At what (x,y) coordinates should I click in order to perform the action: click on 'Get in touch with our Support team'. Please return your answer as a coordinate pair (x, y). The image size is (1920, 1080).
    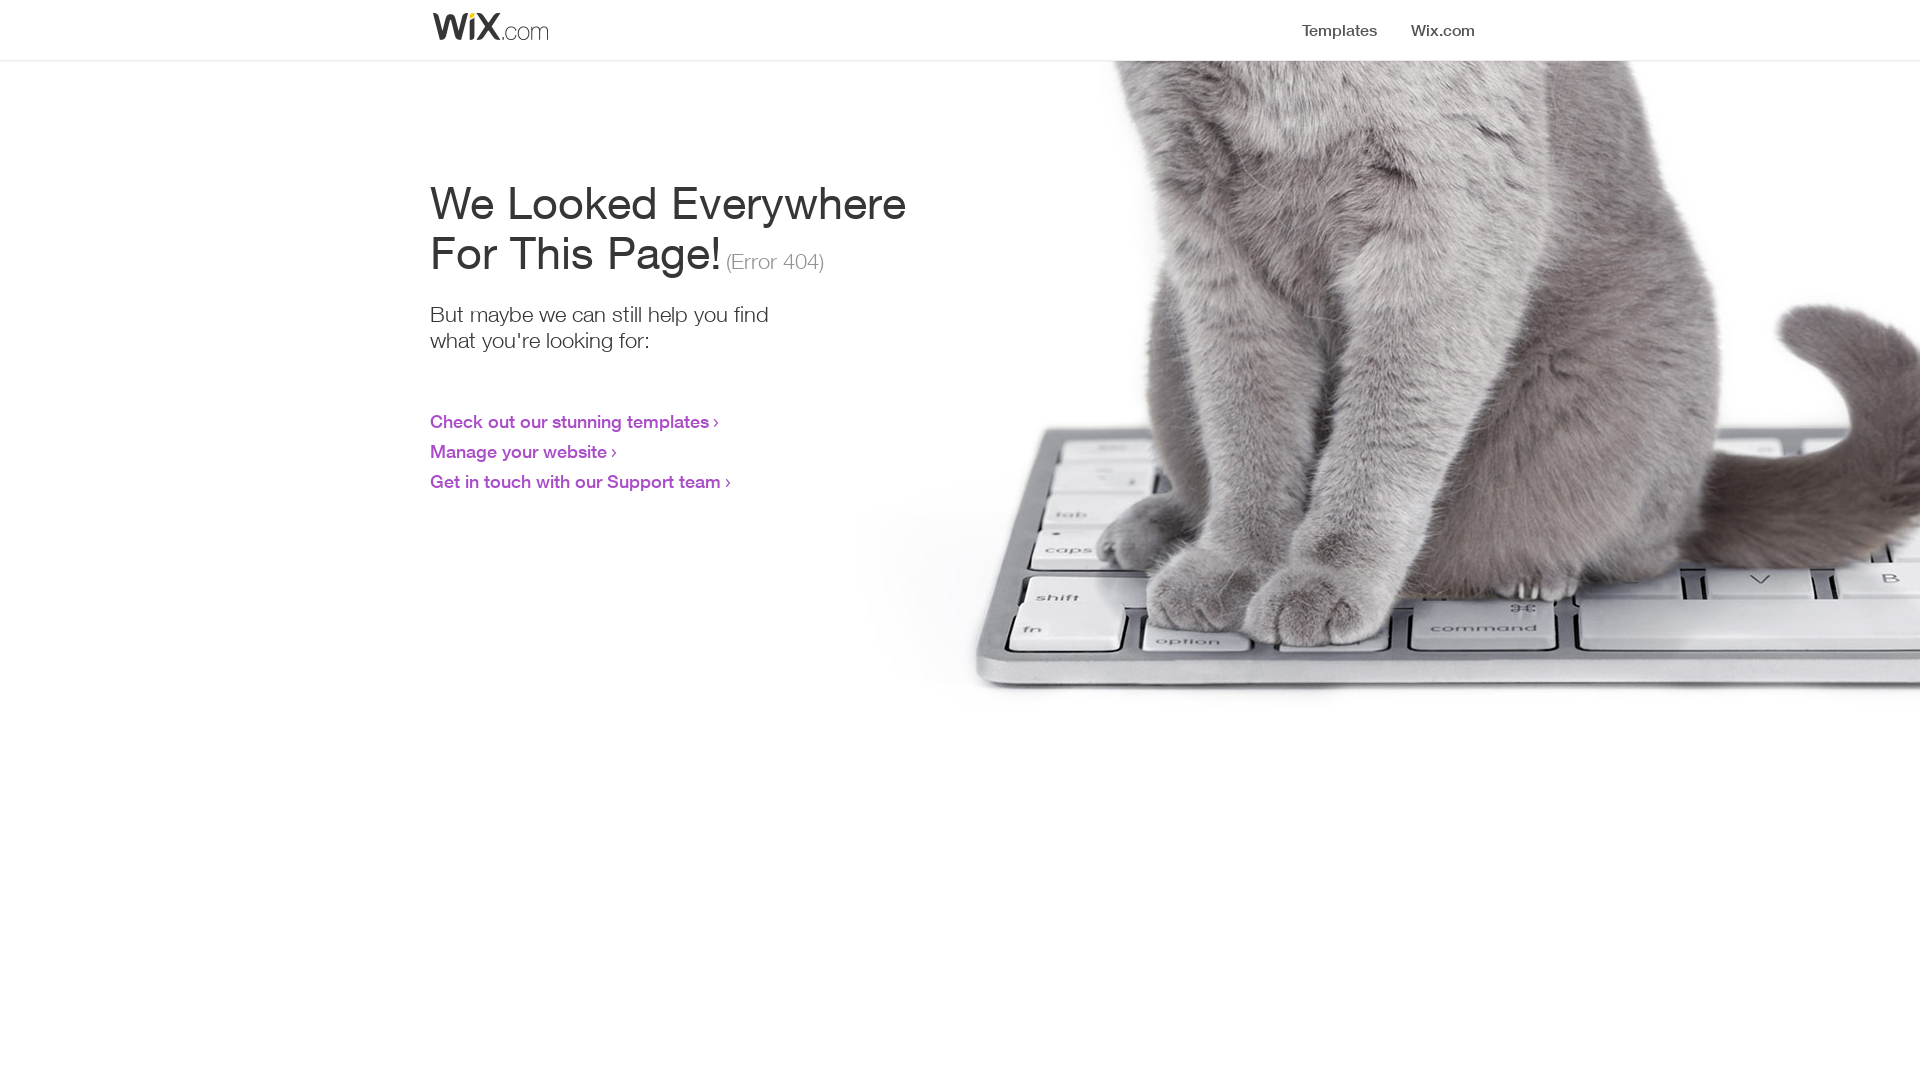
    Looking at the image, I should click on (574, 481).